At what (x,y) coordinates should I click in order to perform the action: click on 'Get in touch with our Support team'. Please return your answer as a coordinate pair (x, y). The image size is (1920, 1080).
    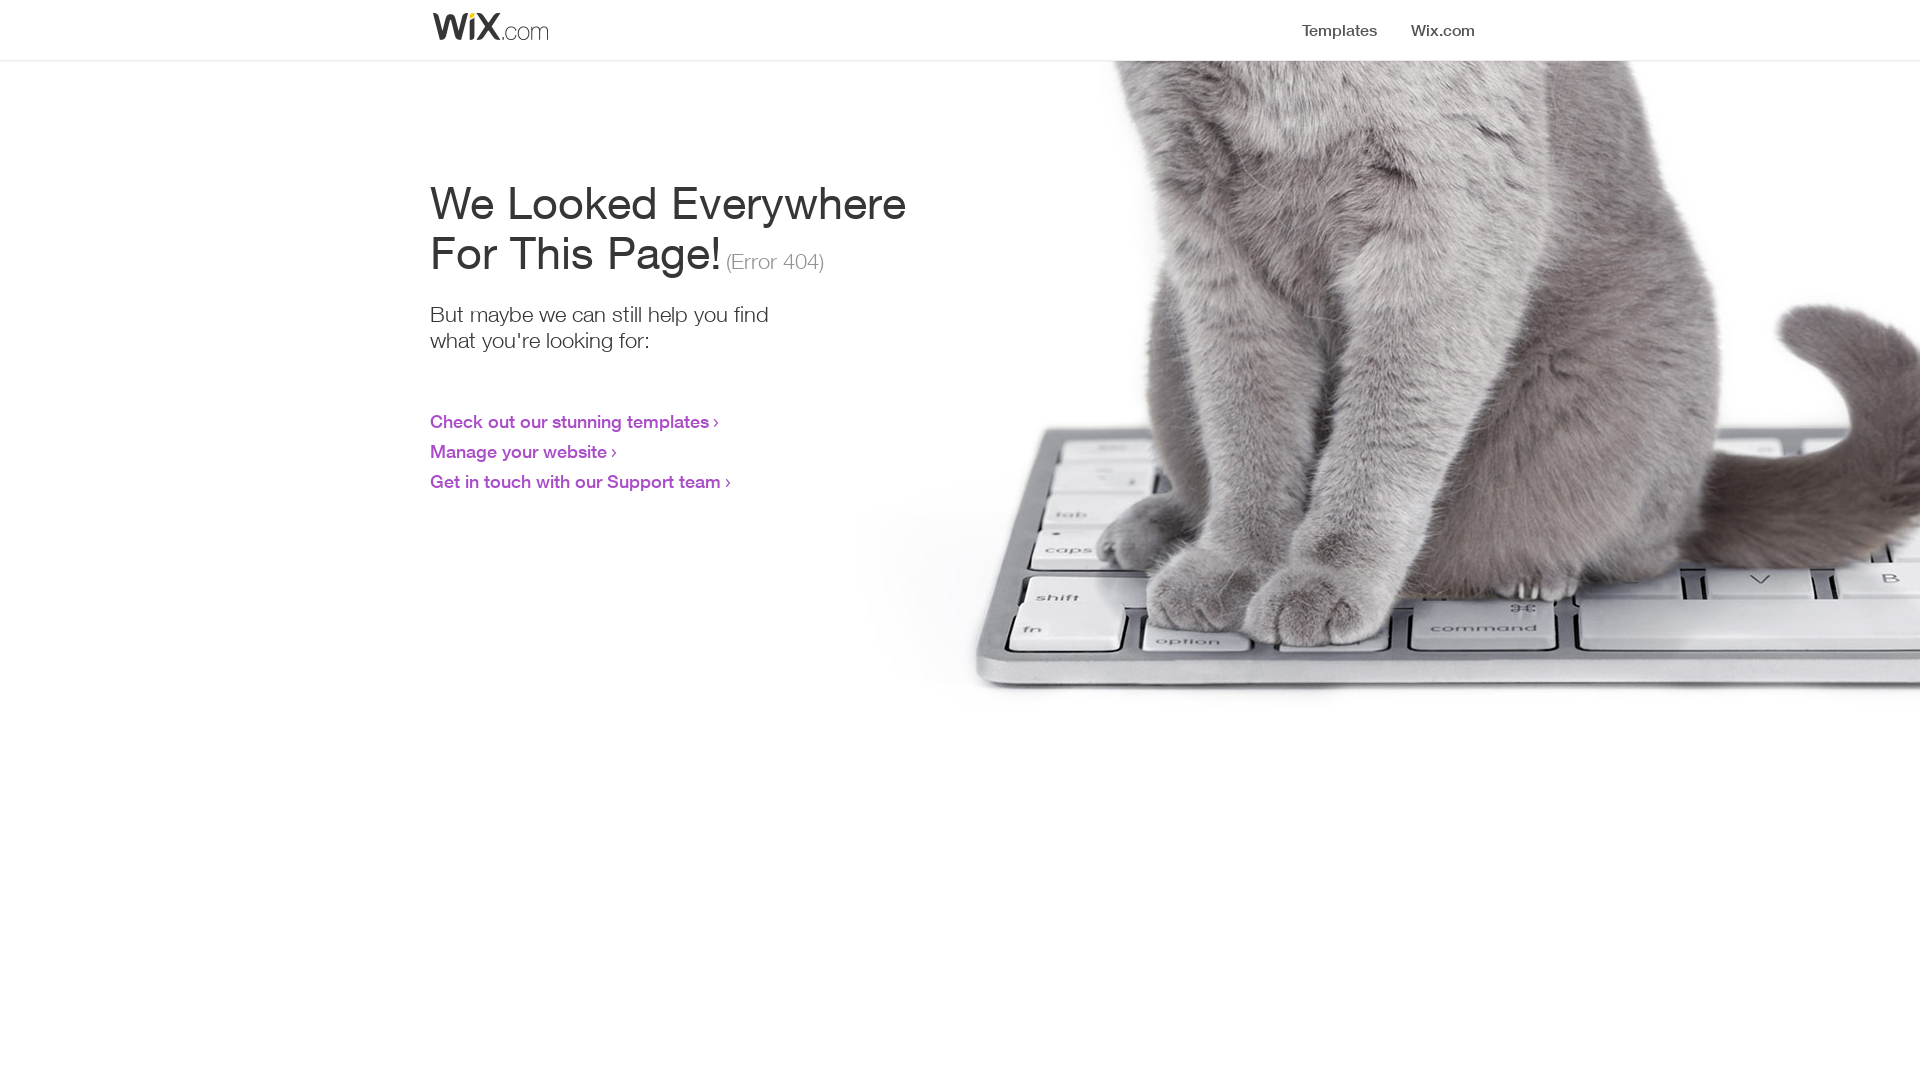
    Looking at the image, I should click on (574, 481).